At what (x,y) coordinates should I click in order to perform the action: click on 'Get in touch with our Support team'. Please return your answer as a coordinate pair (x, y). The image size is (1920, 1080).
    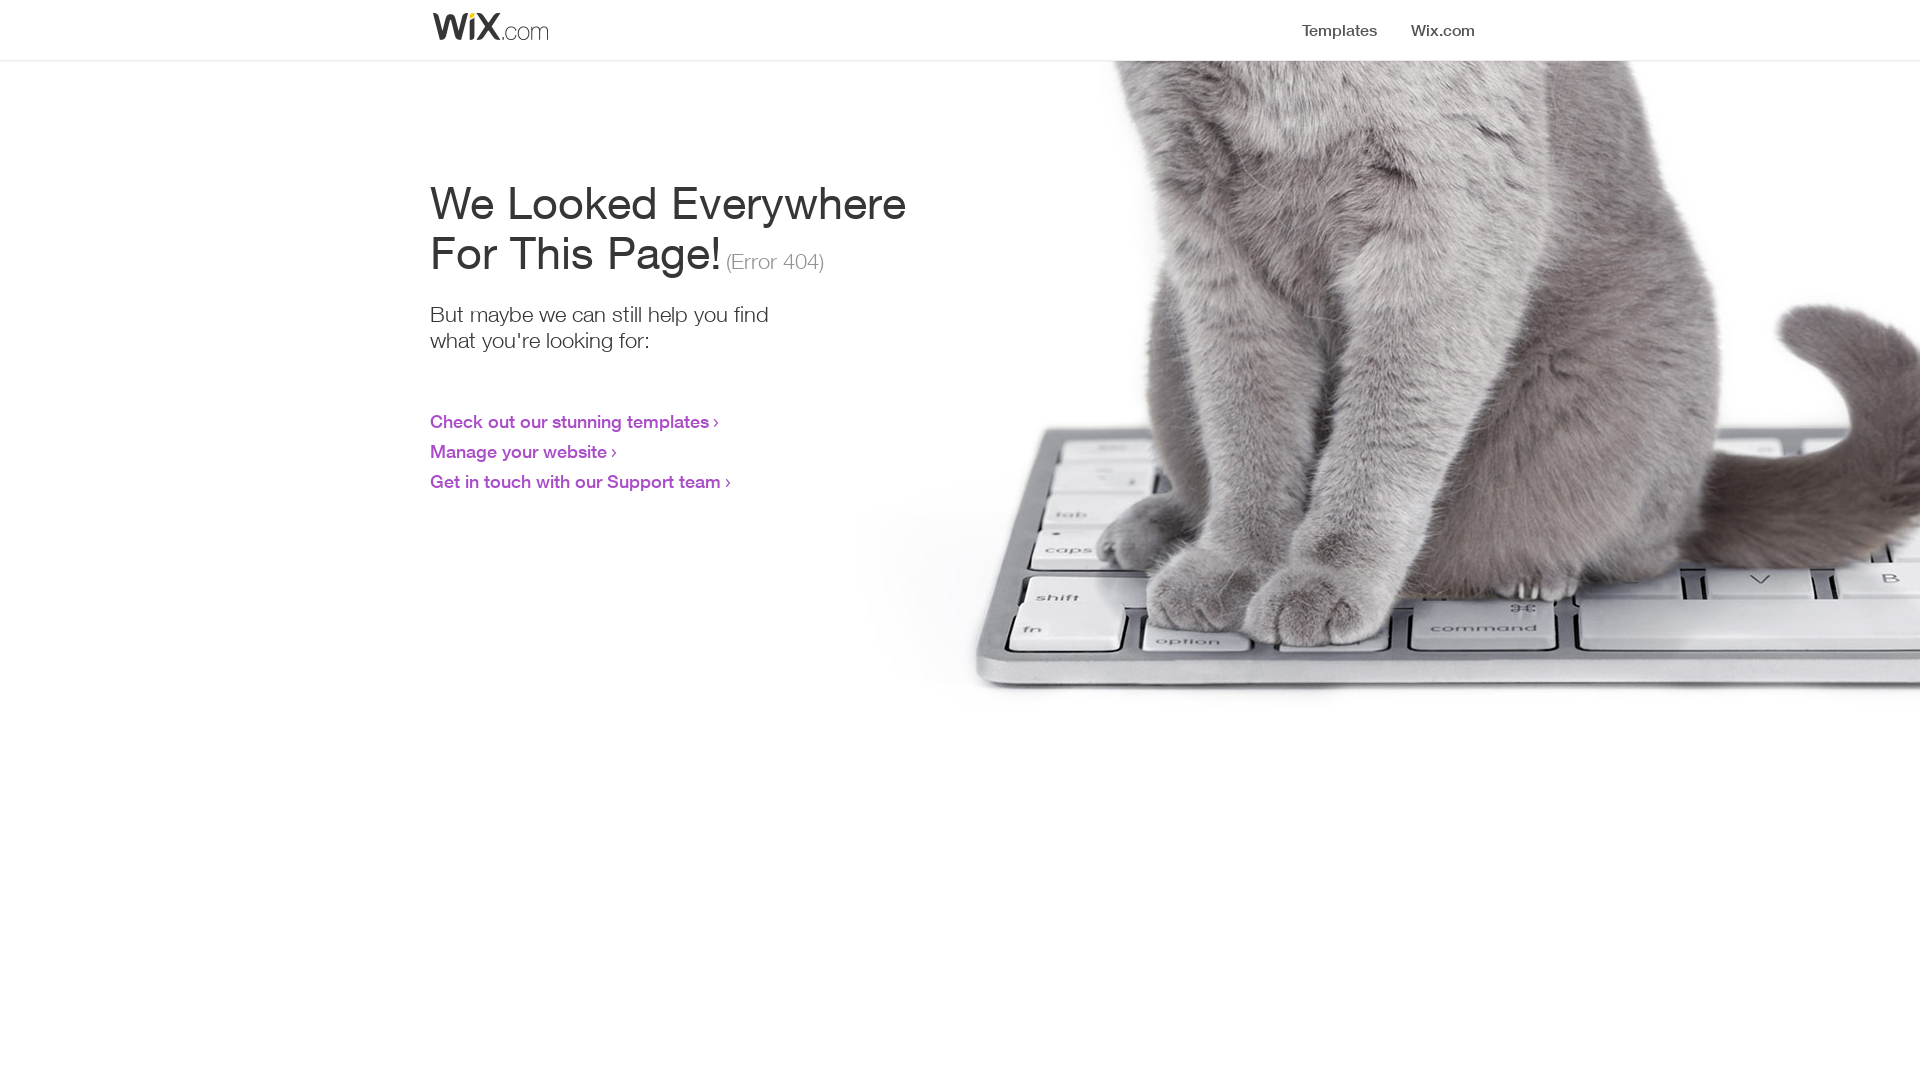
    Looking at the image, I should click on (574, 481).